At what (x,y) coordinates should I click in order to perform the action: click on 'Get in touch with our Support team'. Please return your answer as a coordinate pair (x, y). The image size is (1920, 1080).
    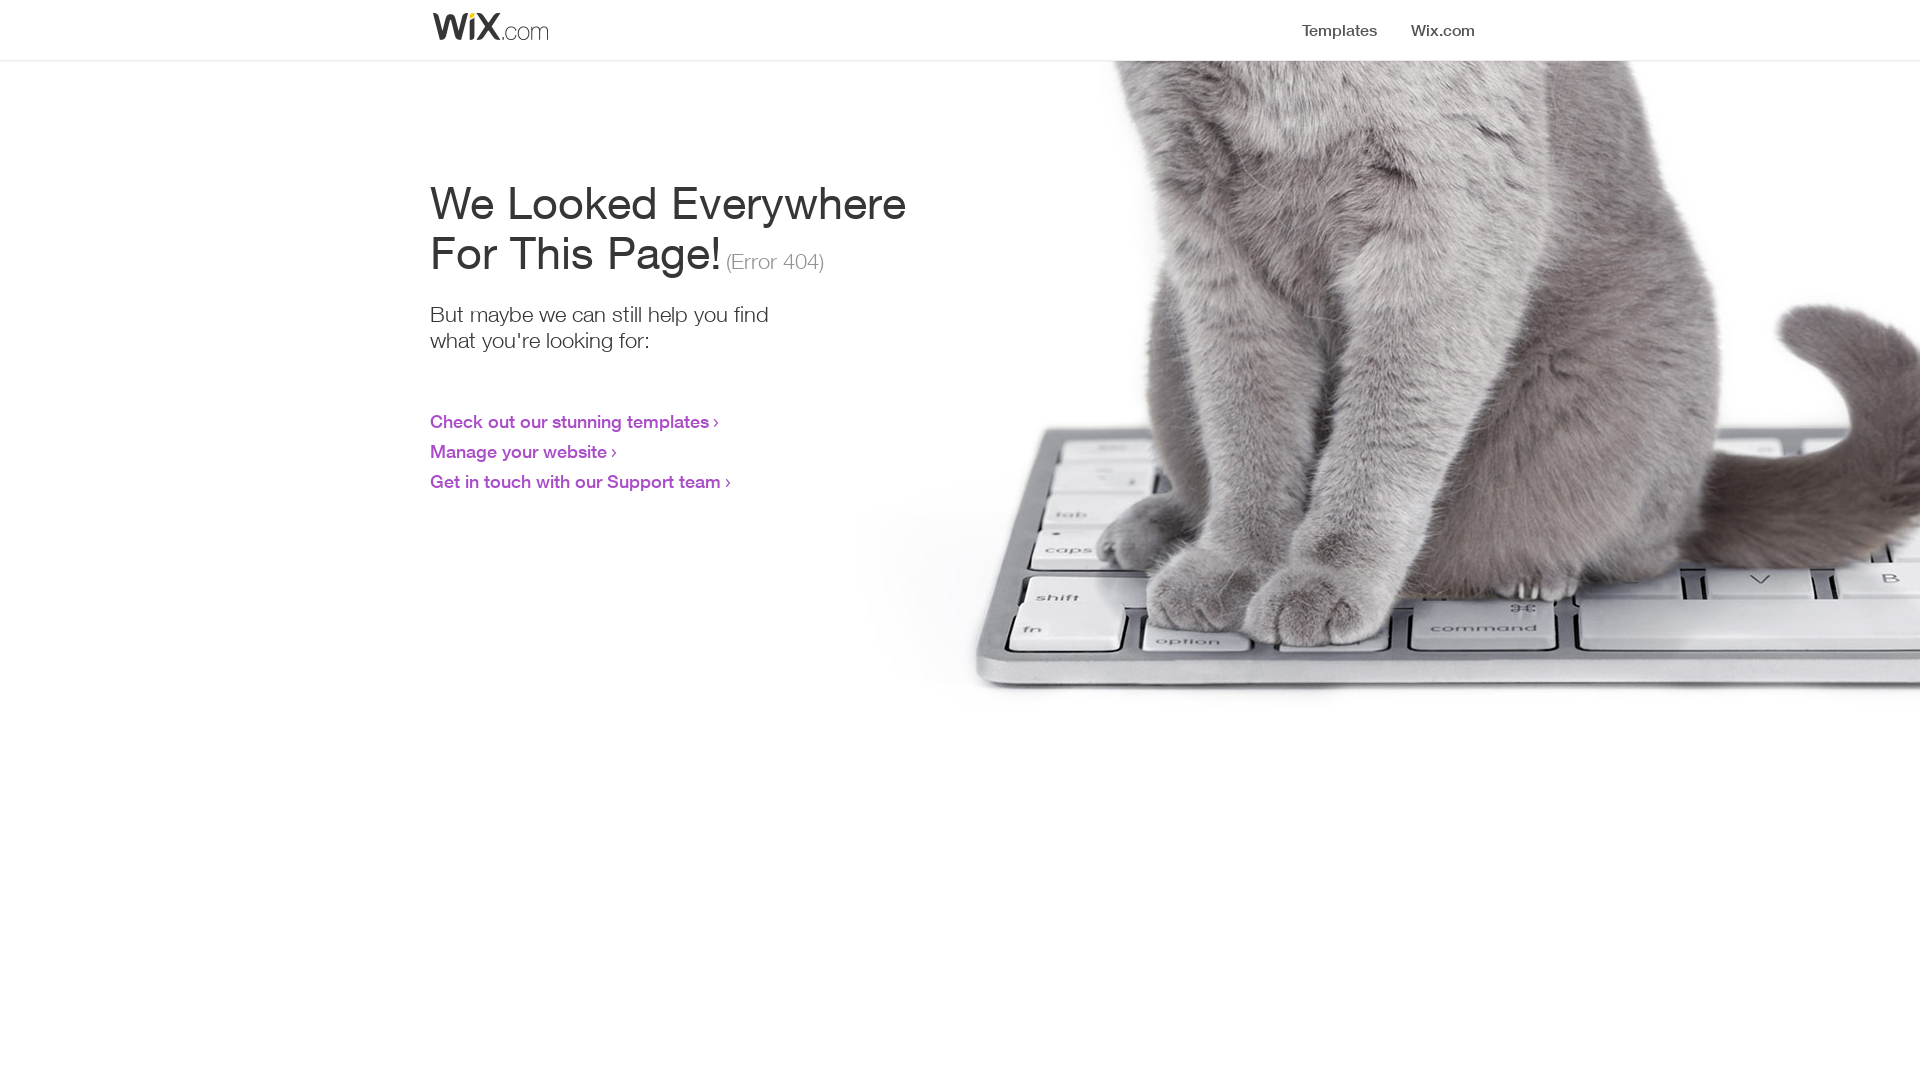
    Looking at the image, I should click on (574, 481).